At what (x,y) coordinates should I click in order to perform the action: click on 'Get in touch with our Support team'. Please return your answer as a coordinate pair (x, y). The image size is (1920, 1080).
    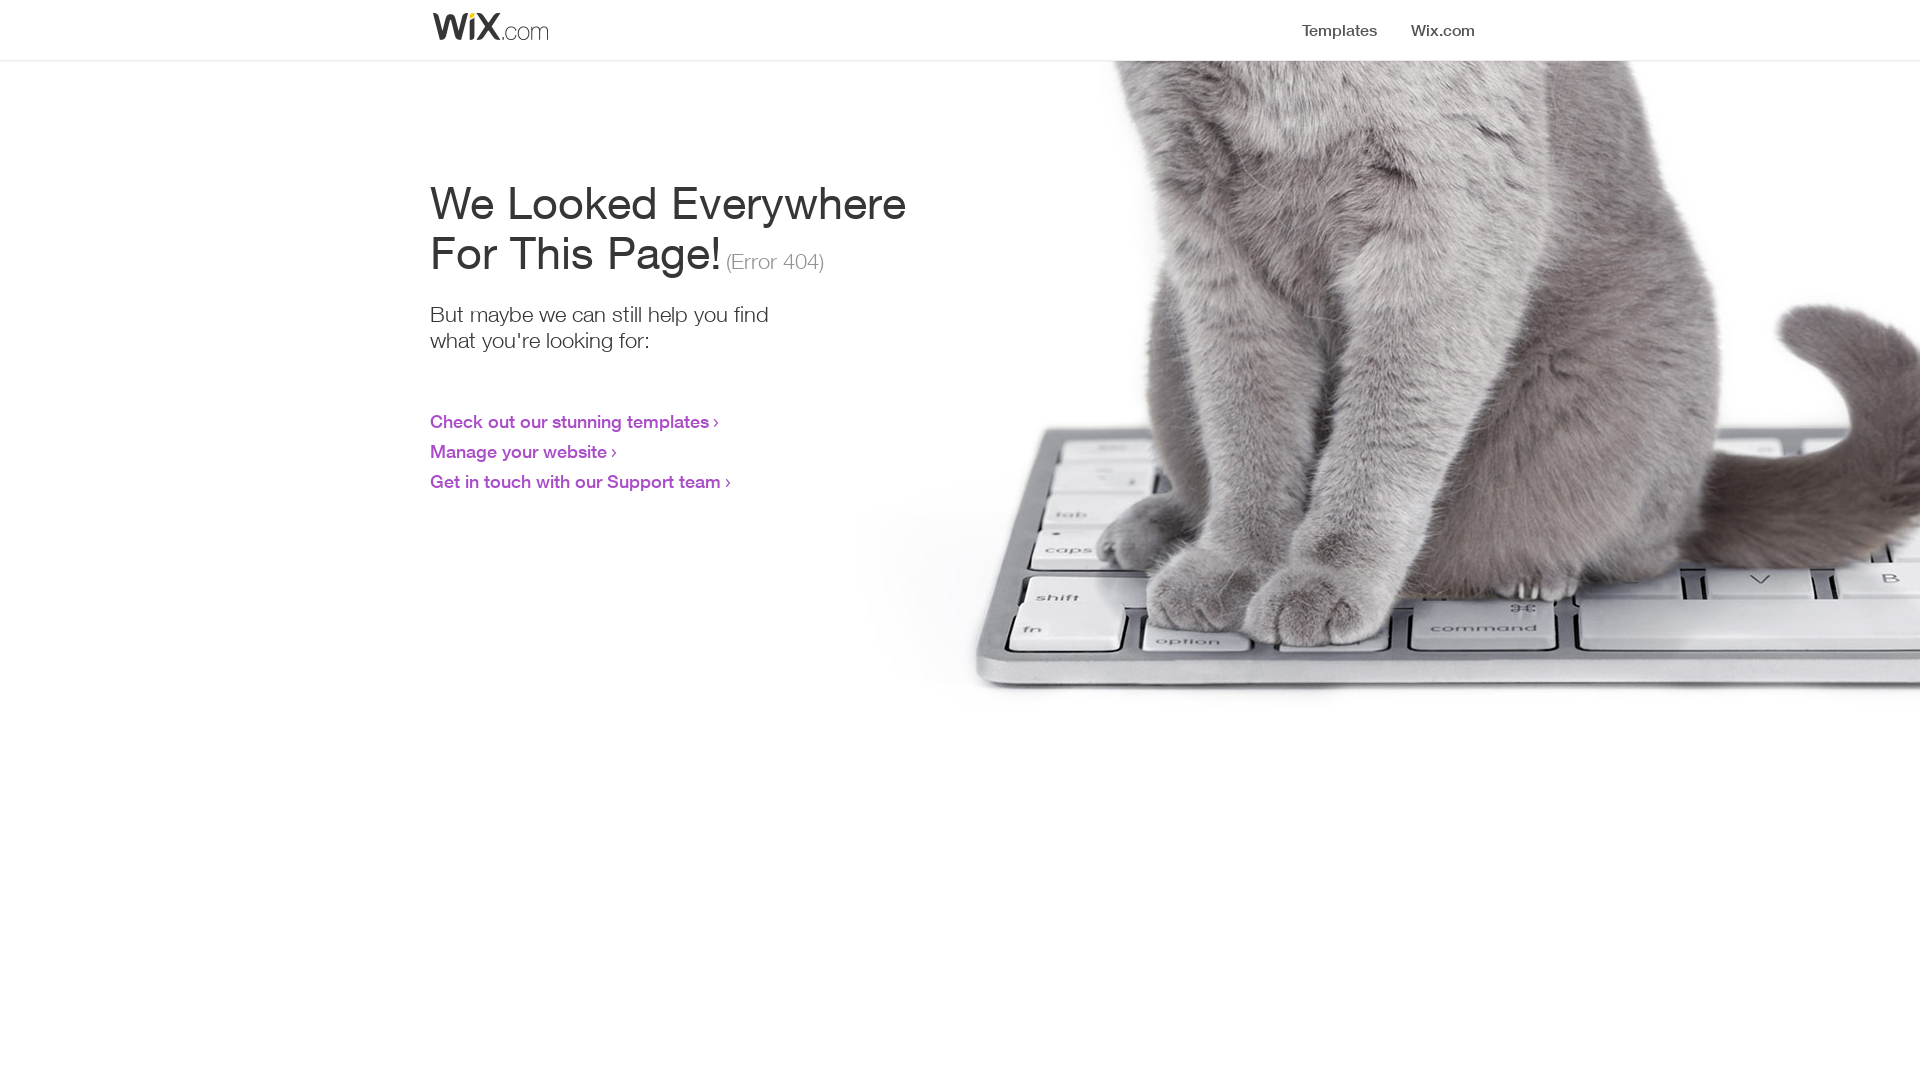
    Looking at the image, I should click on (574, 481).